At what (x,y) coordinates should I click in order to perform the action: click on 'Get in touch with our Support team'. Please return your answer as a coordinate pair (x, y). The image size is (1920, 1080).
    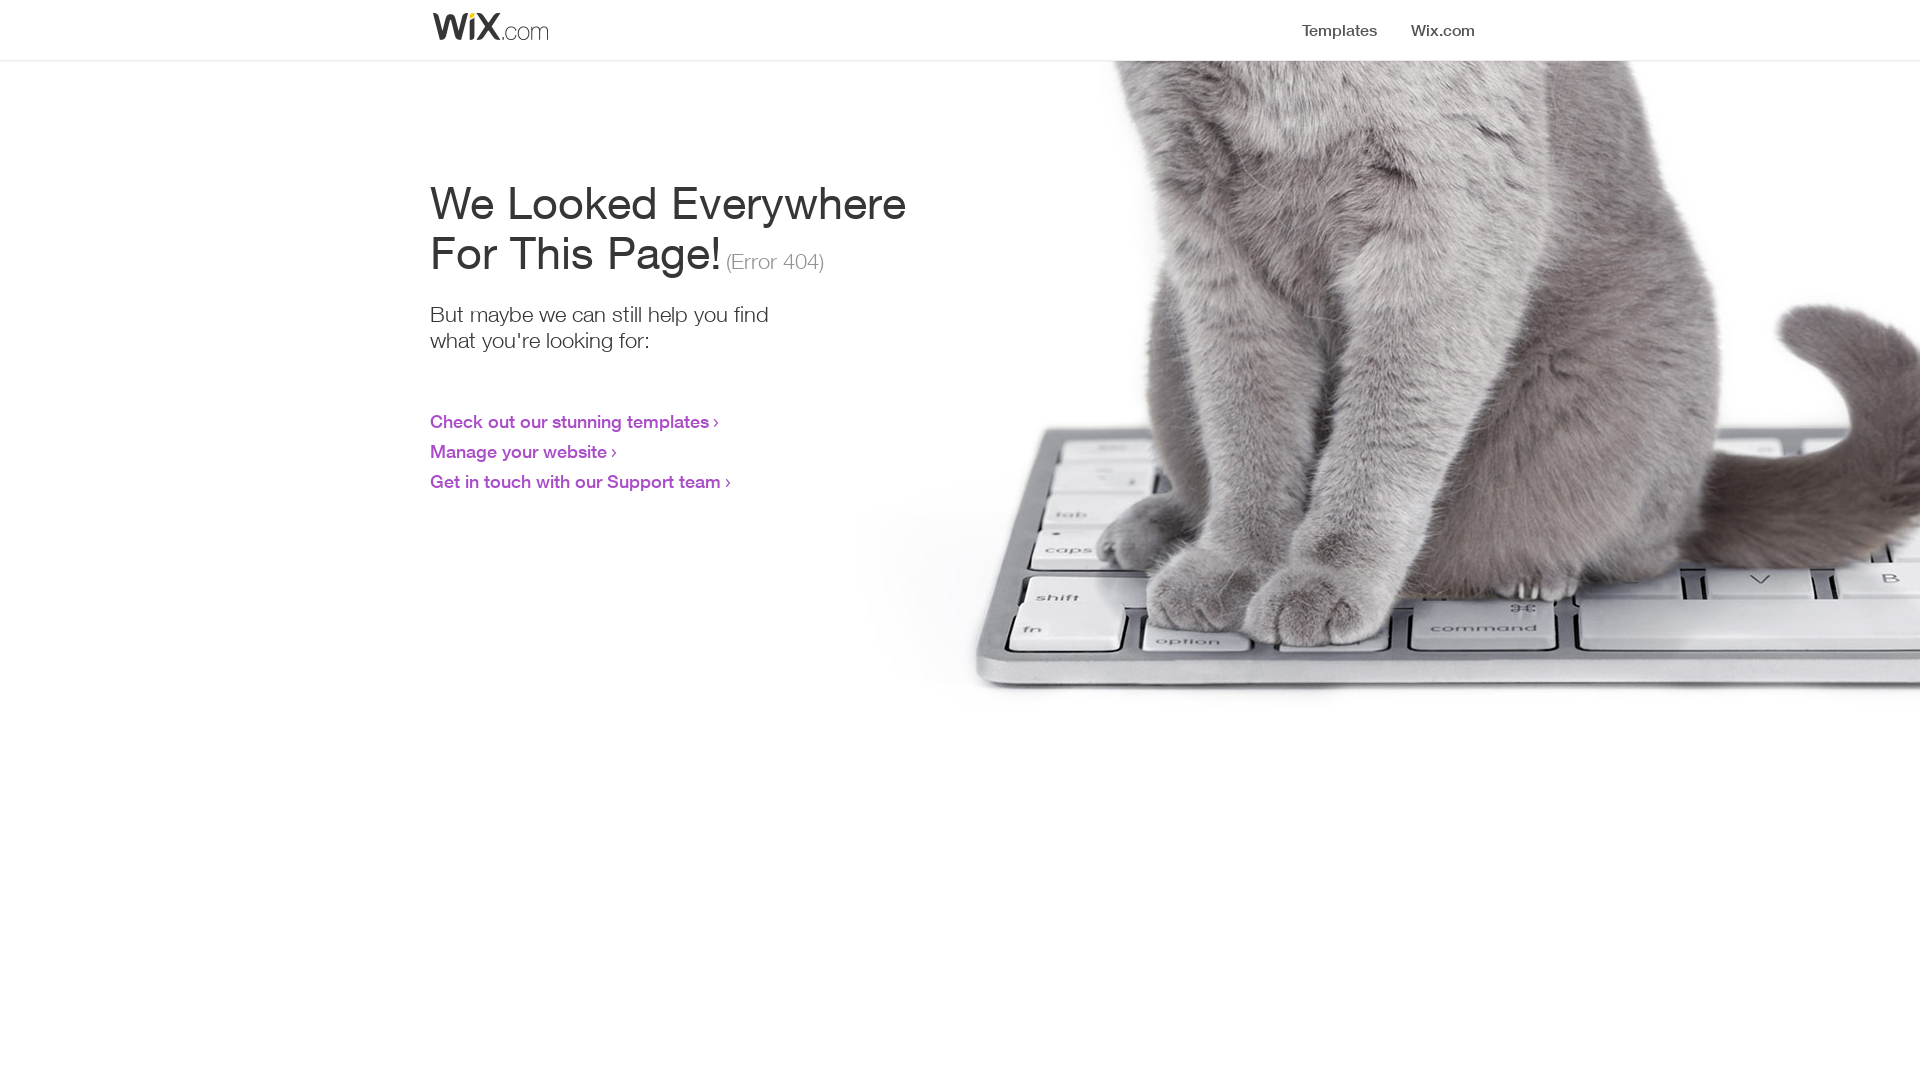
    Looking at the image, I should click on (574, 481).